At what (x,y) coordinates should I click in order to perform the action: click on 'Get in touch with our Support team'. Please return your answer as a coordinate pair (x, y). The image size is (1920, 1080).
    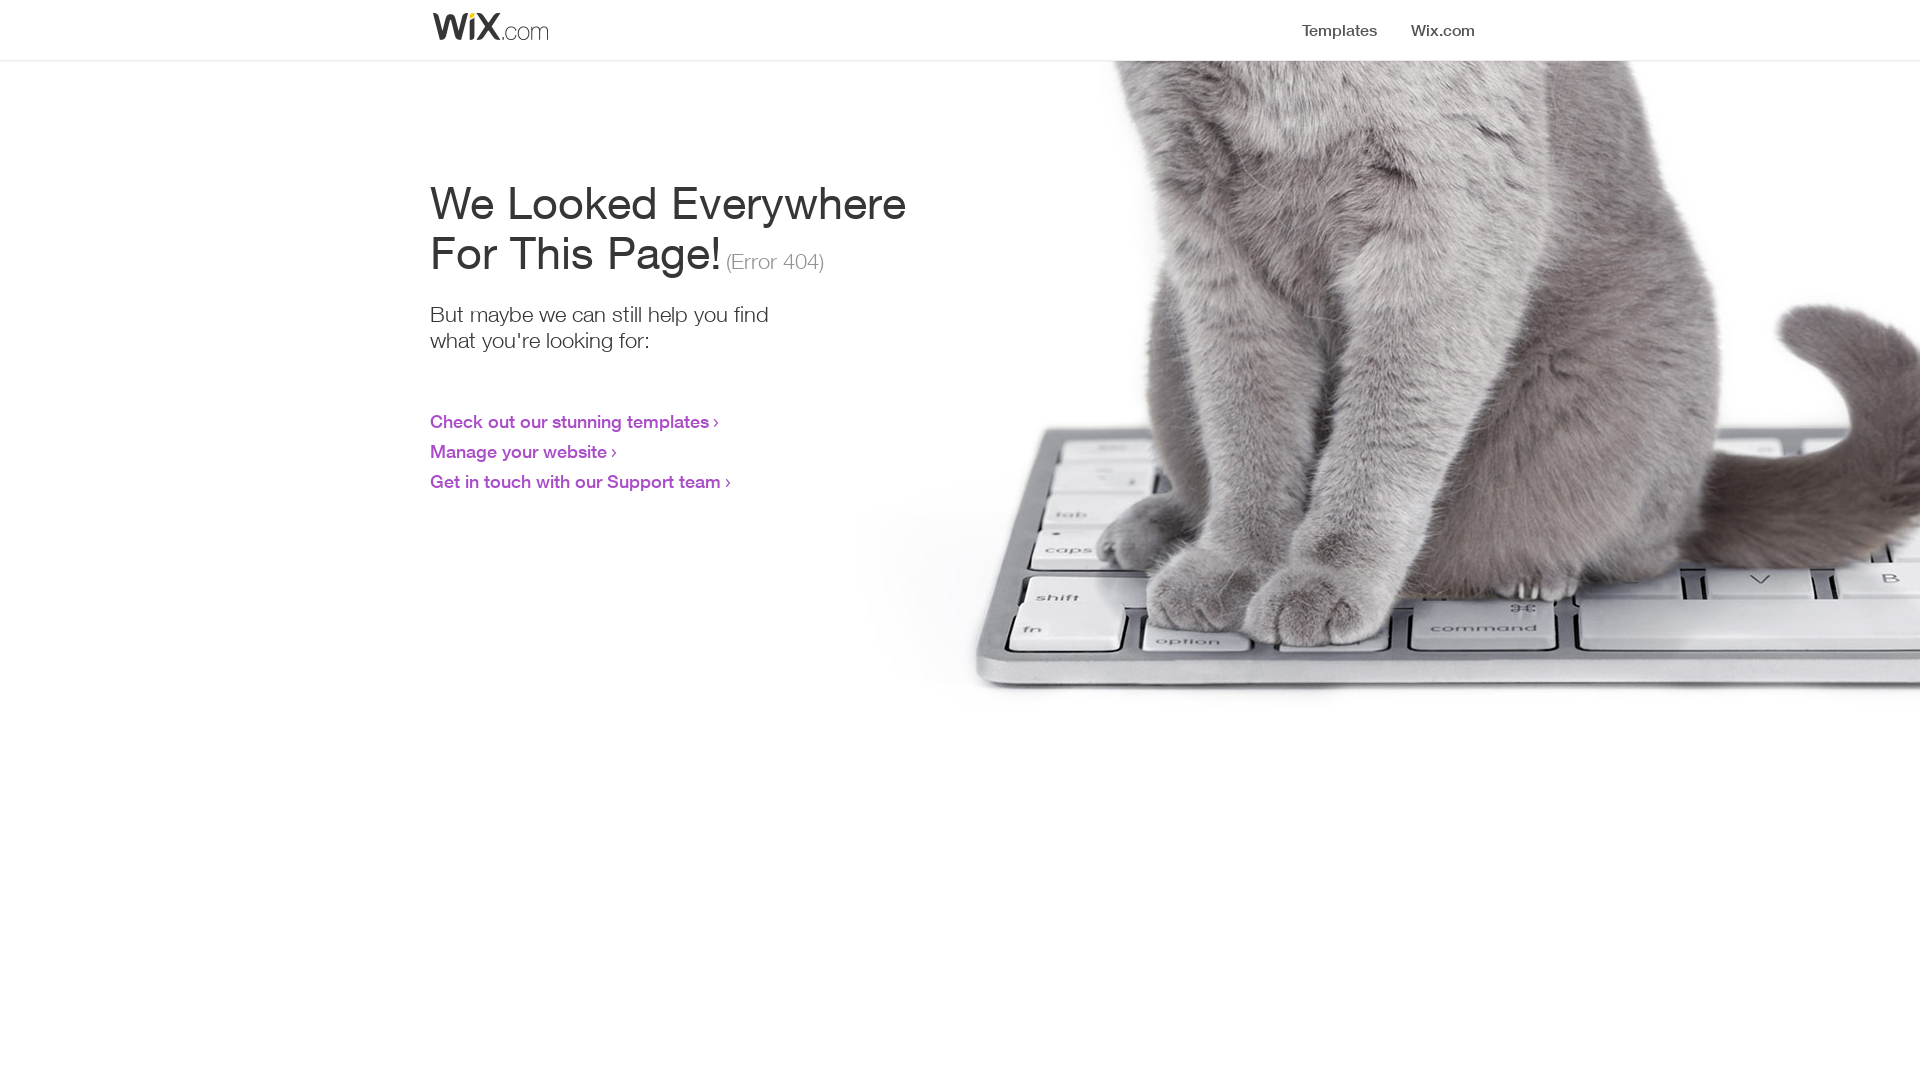
    Looking at the image, I should click on (574, 481).